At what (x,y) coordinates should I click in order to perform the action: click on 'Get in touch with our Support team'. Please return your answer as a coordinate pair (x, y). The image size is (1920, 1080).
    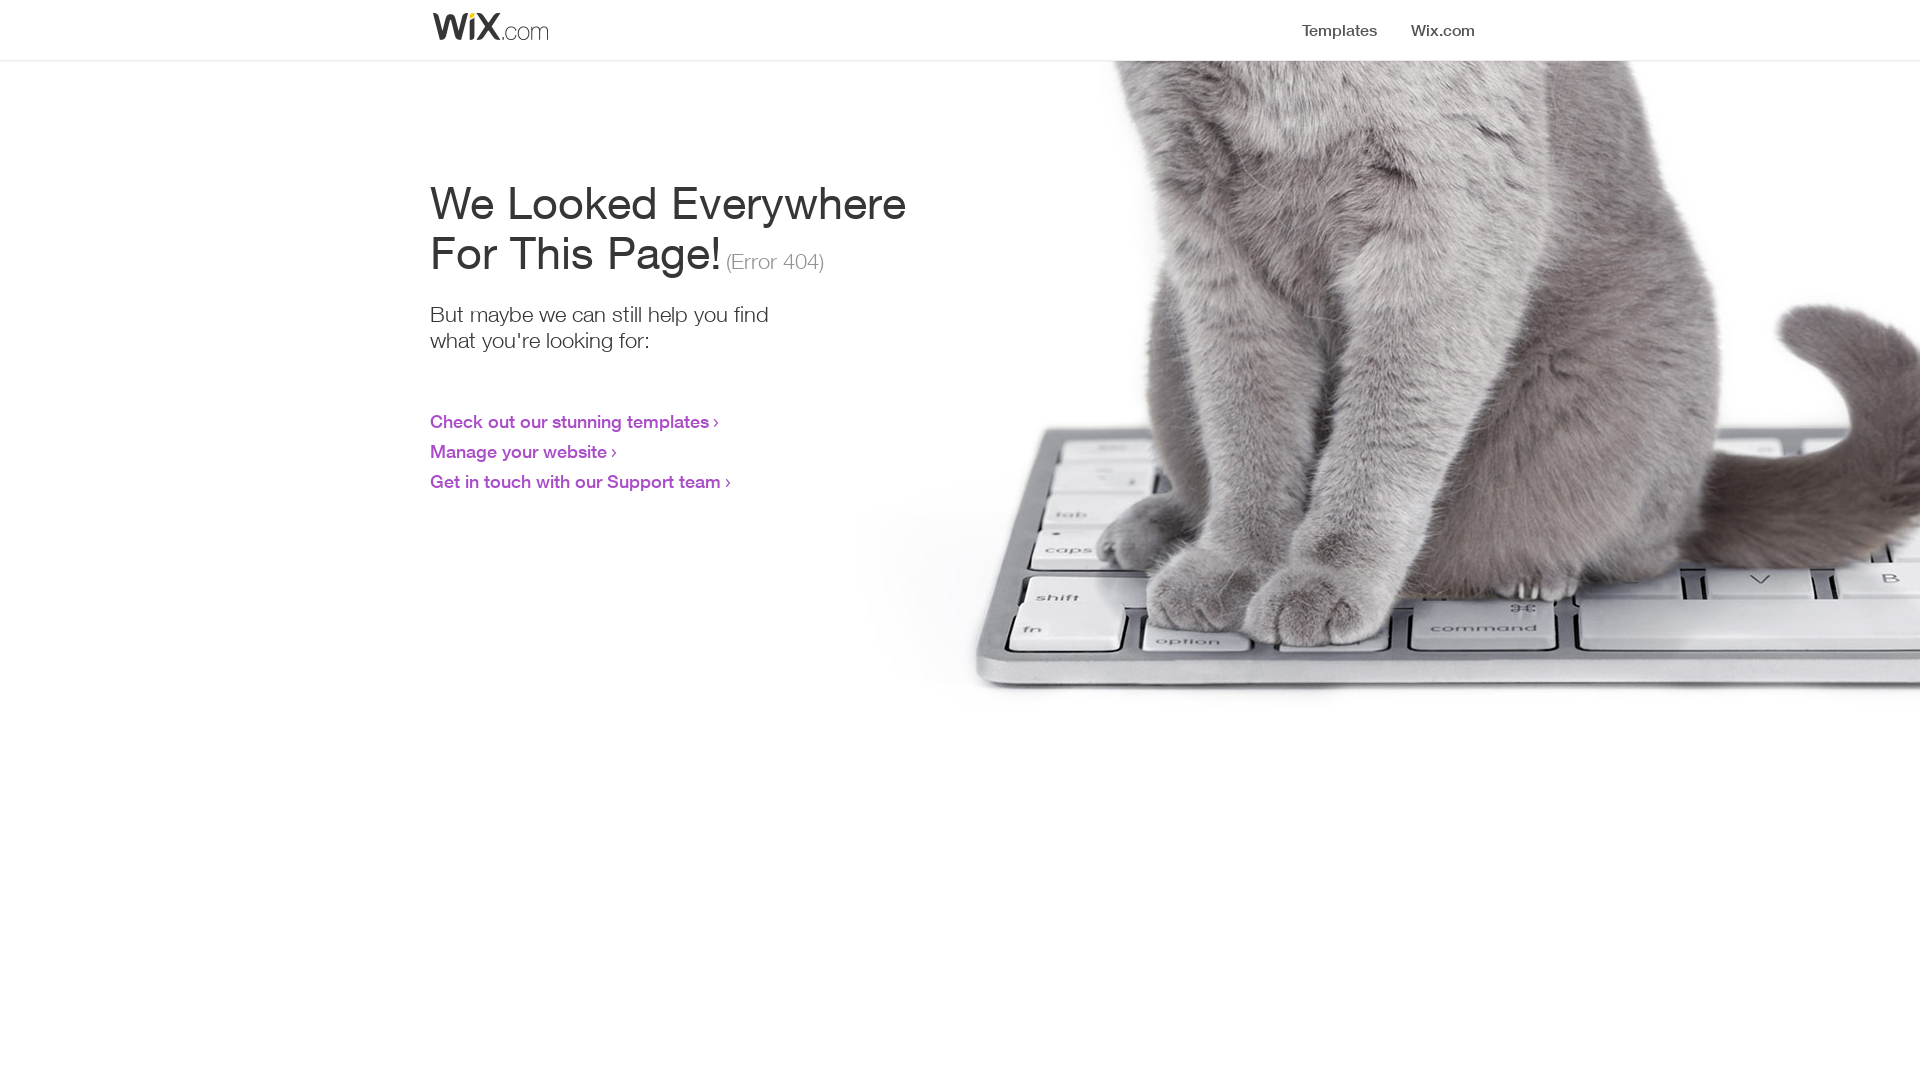
    Looking at the image, I should click on (574, 481).